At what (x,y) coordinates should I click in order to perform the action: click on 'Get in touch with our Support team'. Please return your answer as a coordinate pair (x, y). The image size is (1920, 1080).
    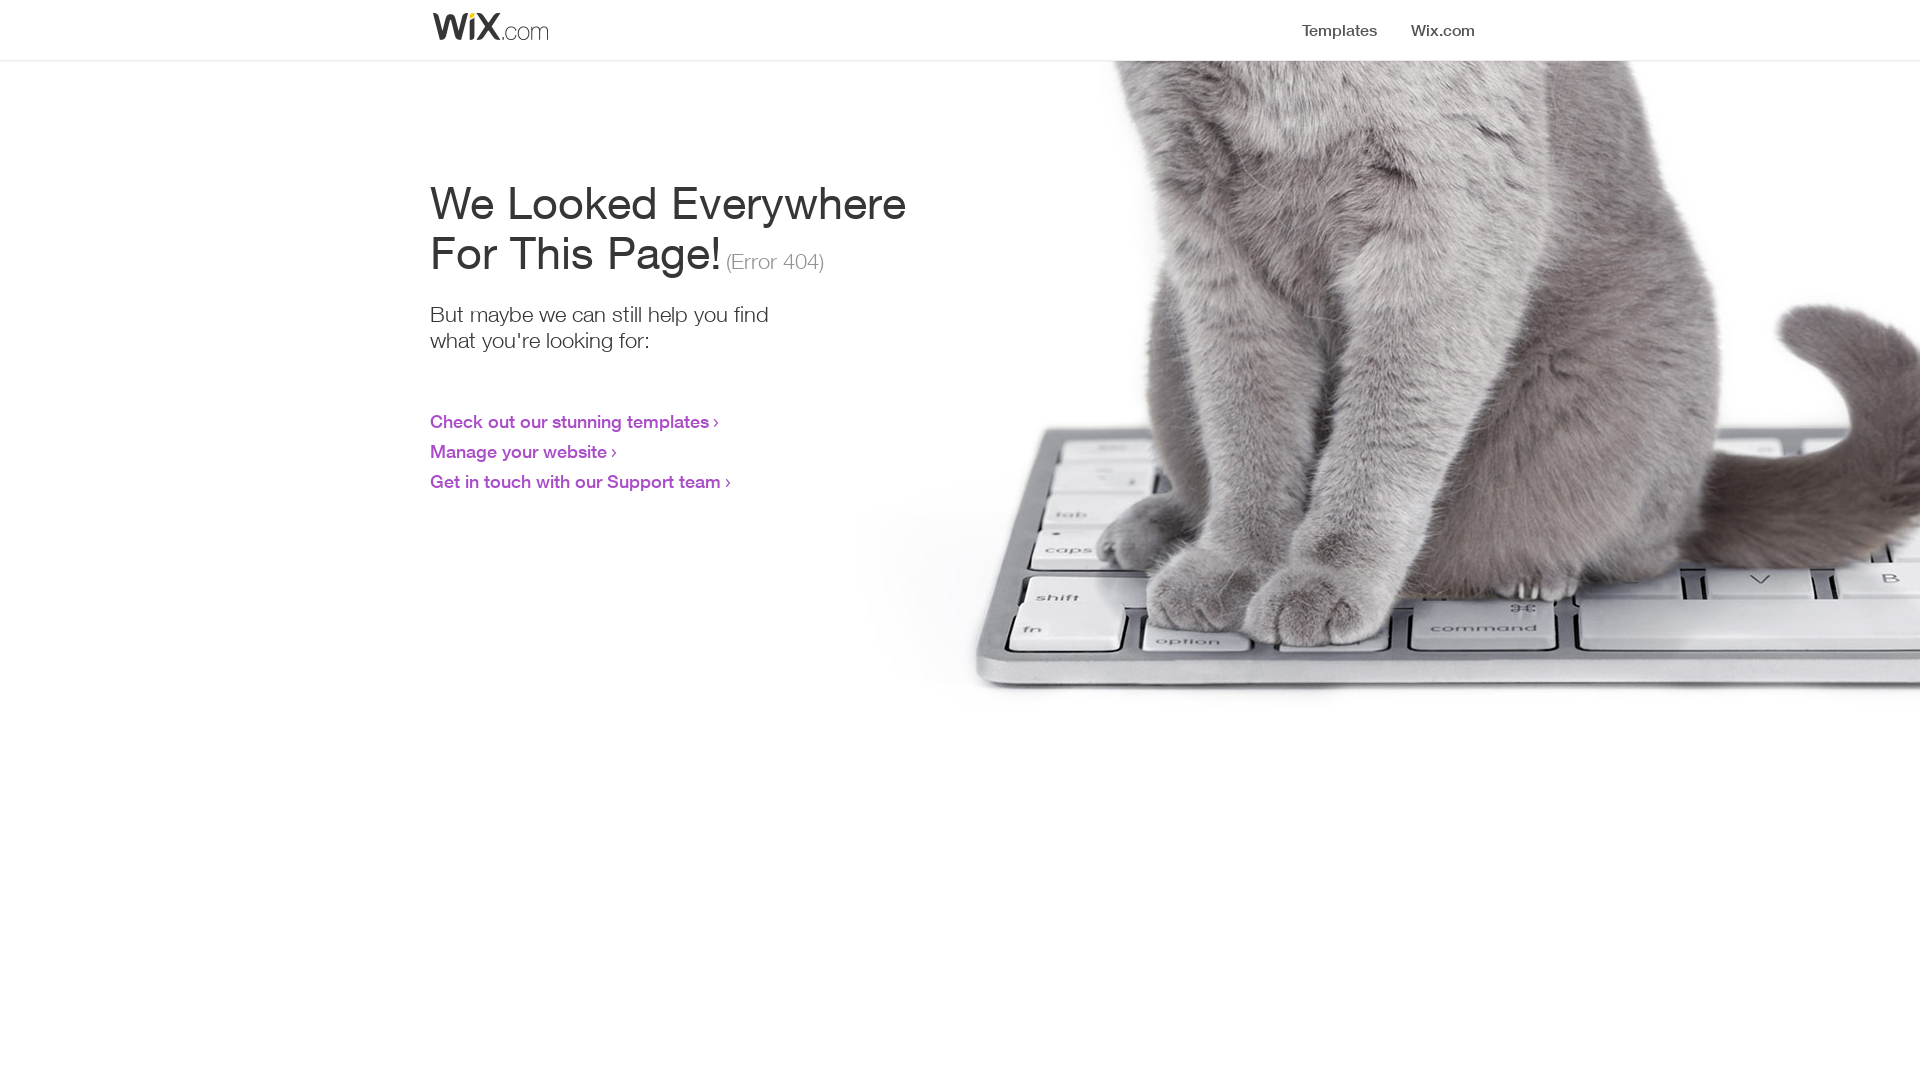
    Looking at the image, I should click on (574, 481).